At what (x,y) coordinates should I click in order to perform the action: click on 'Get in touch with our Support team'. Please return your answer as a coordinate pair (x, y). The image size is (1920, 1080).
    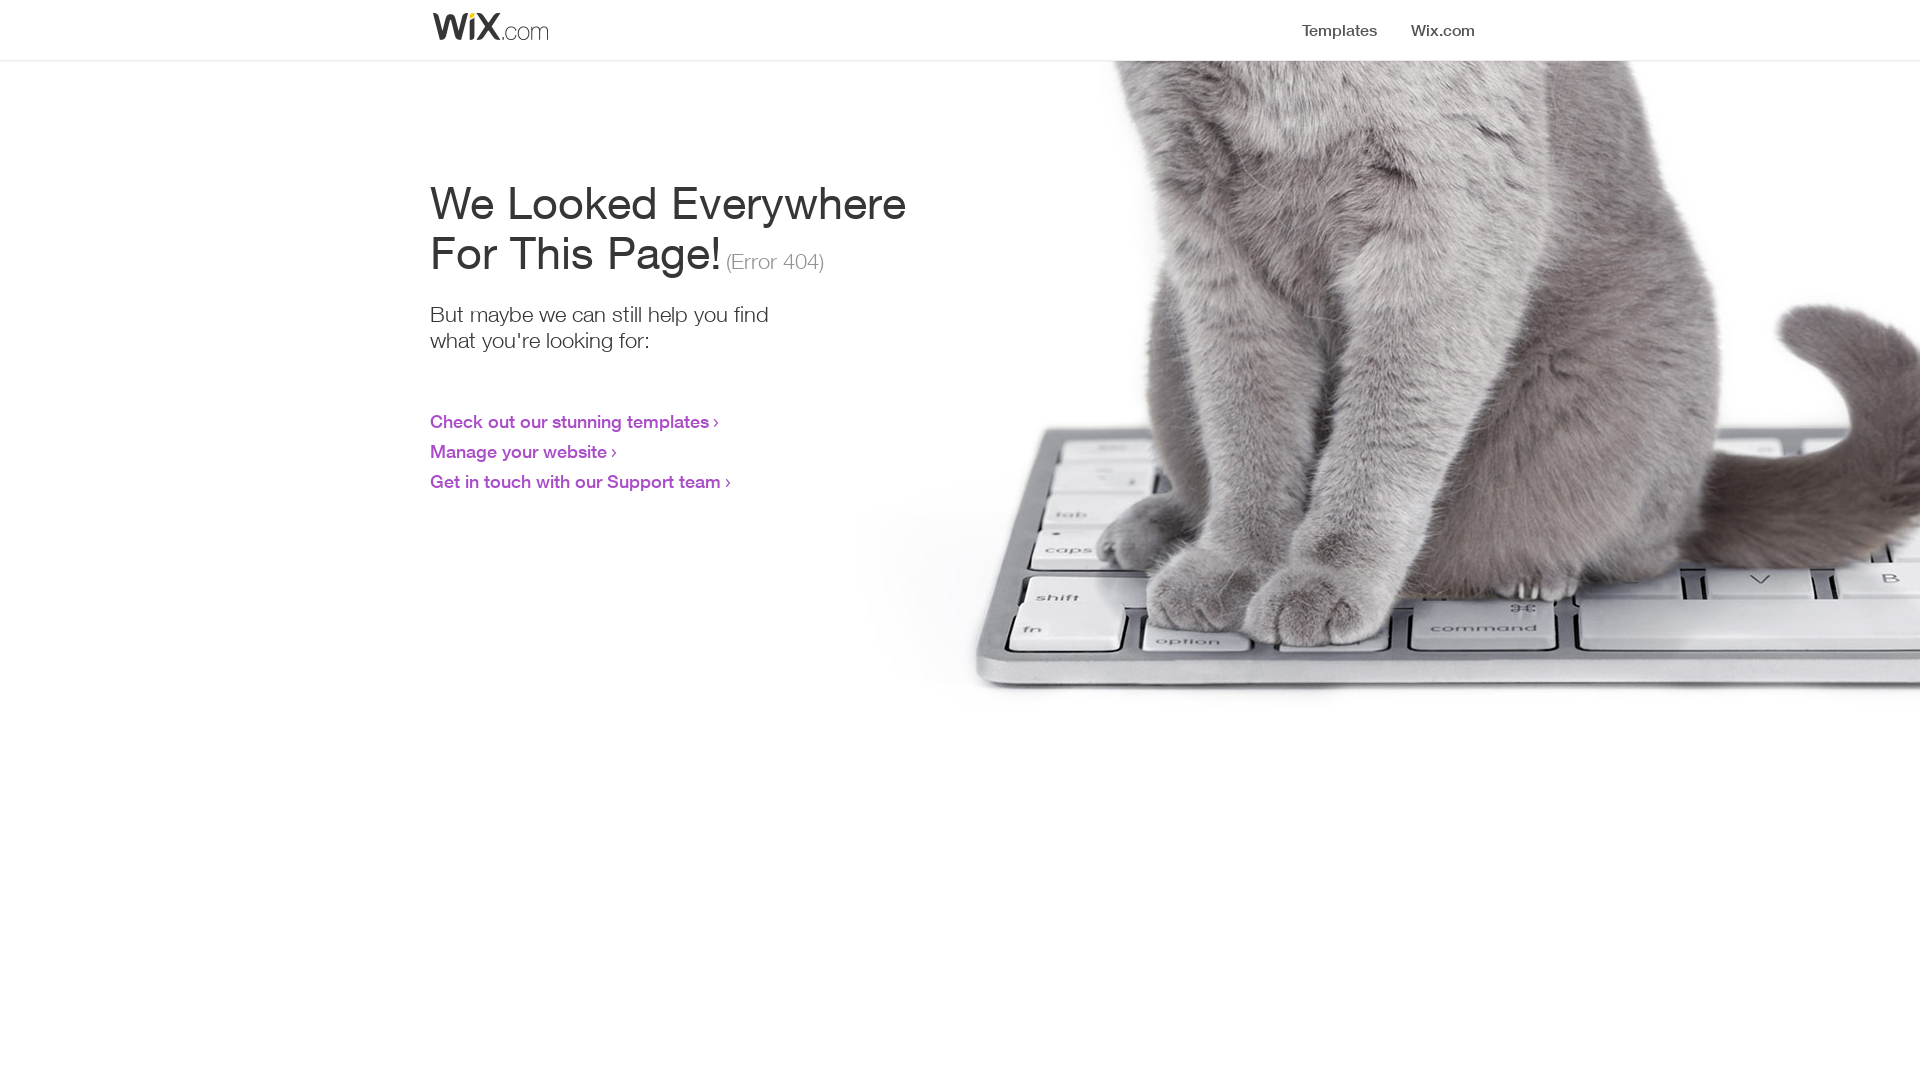
    Looking at the image, I should click on (574, 481).